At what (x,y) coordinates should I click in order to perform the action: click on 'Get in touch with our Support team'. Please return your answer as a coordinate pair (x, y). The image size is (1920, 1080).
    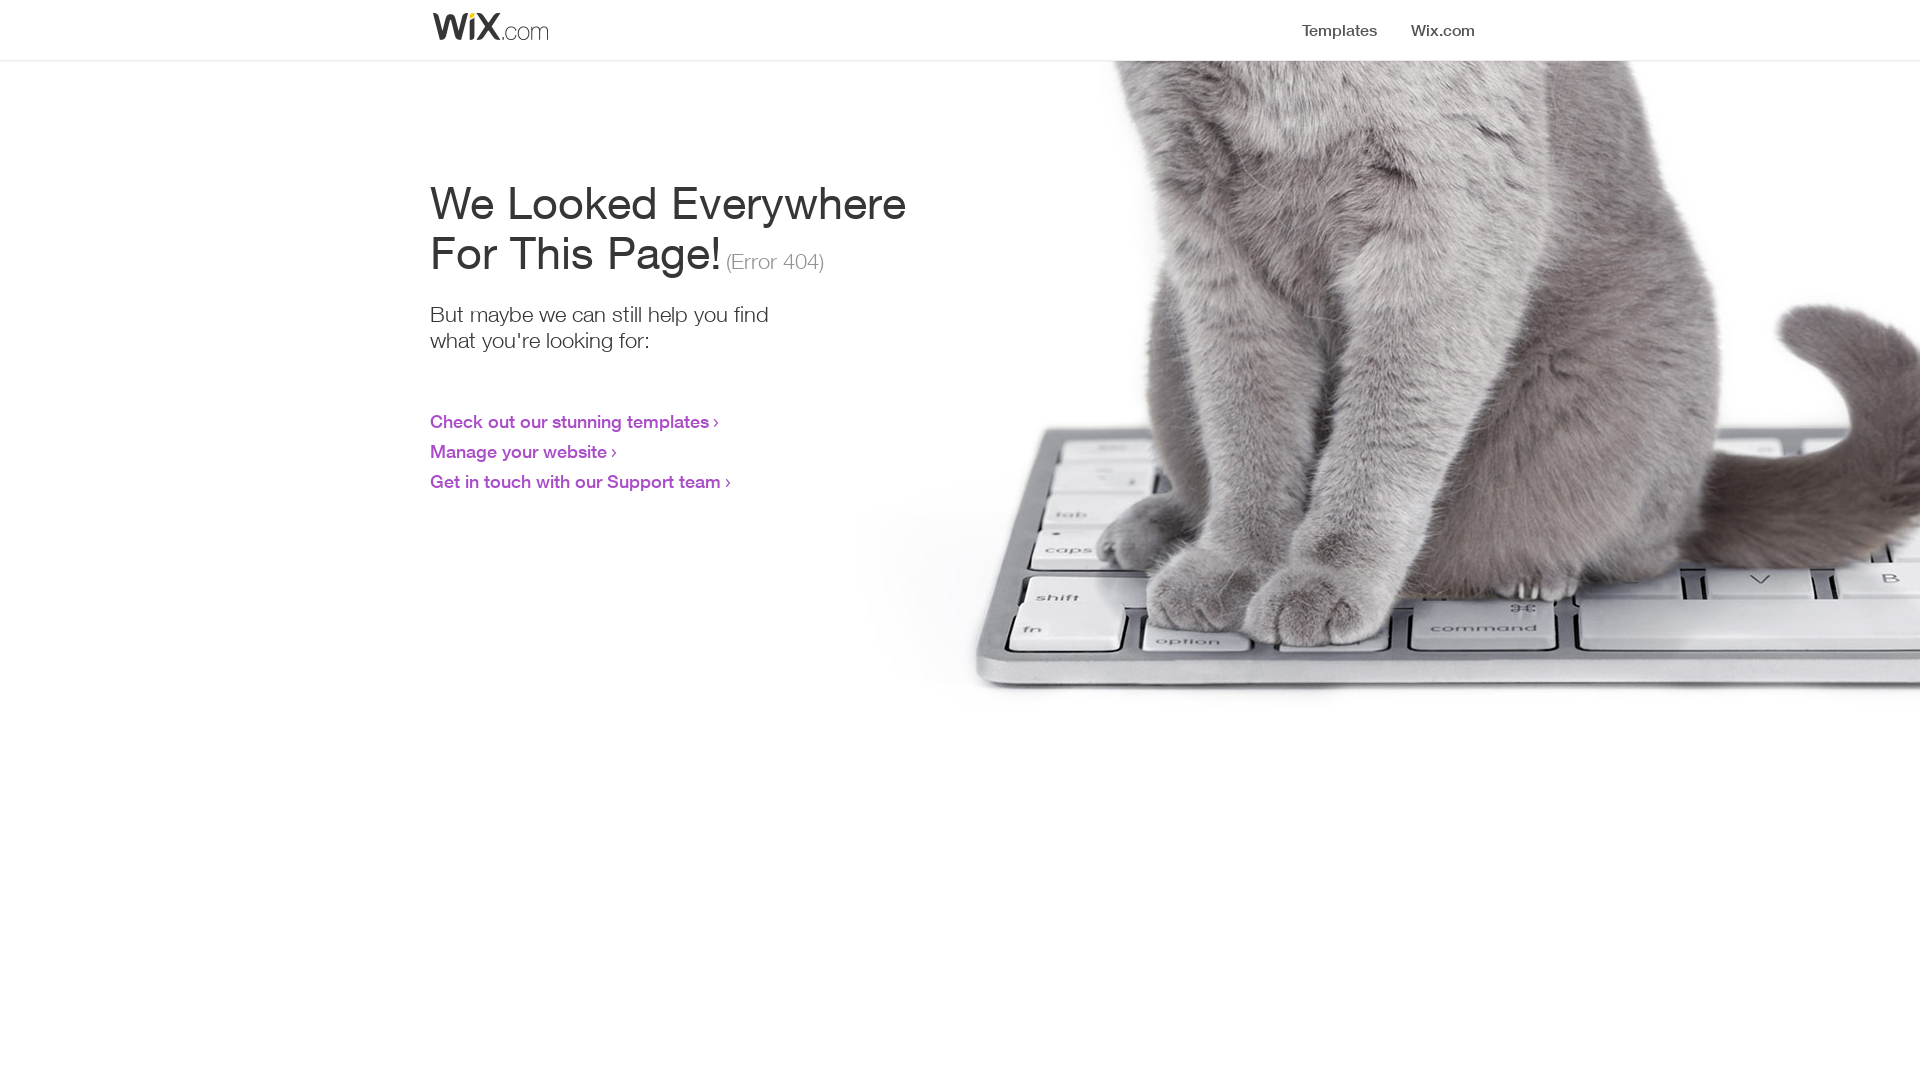
    Looking at the image, I should click on (574, 481).